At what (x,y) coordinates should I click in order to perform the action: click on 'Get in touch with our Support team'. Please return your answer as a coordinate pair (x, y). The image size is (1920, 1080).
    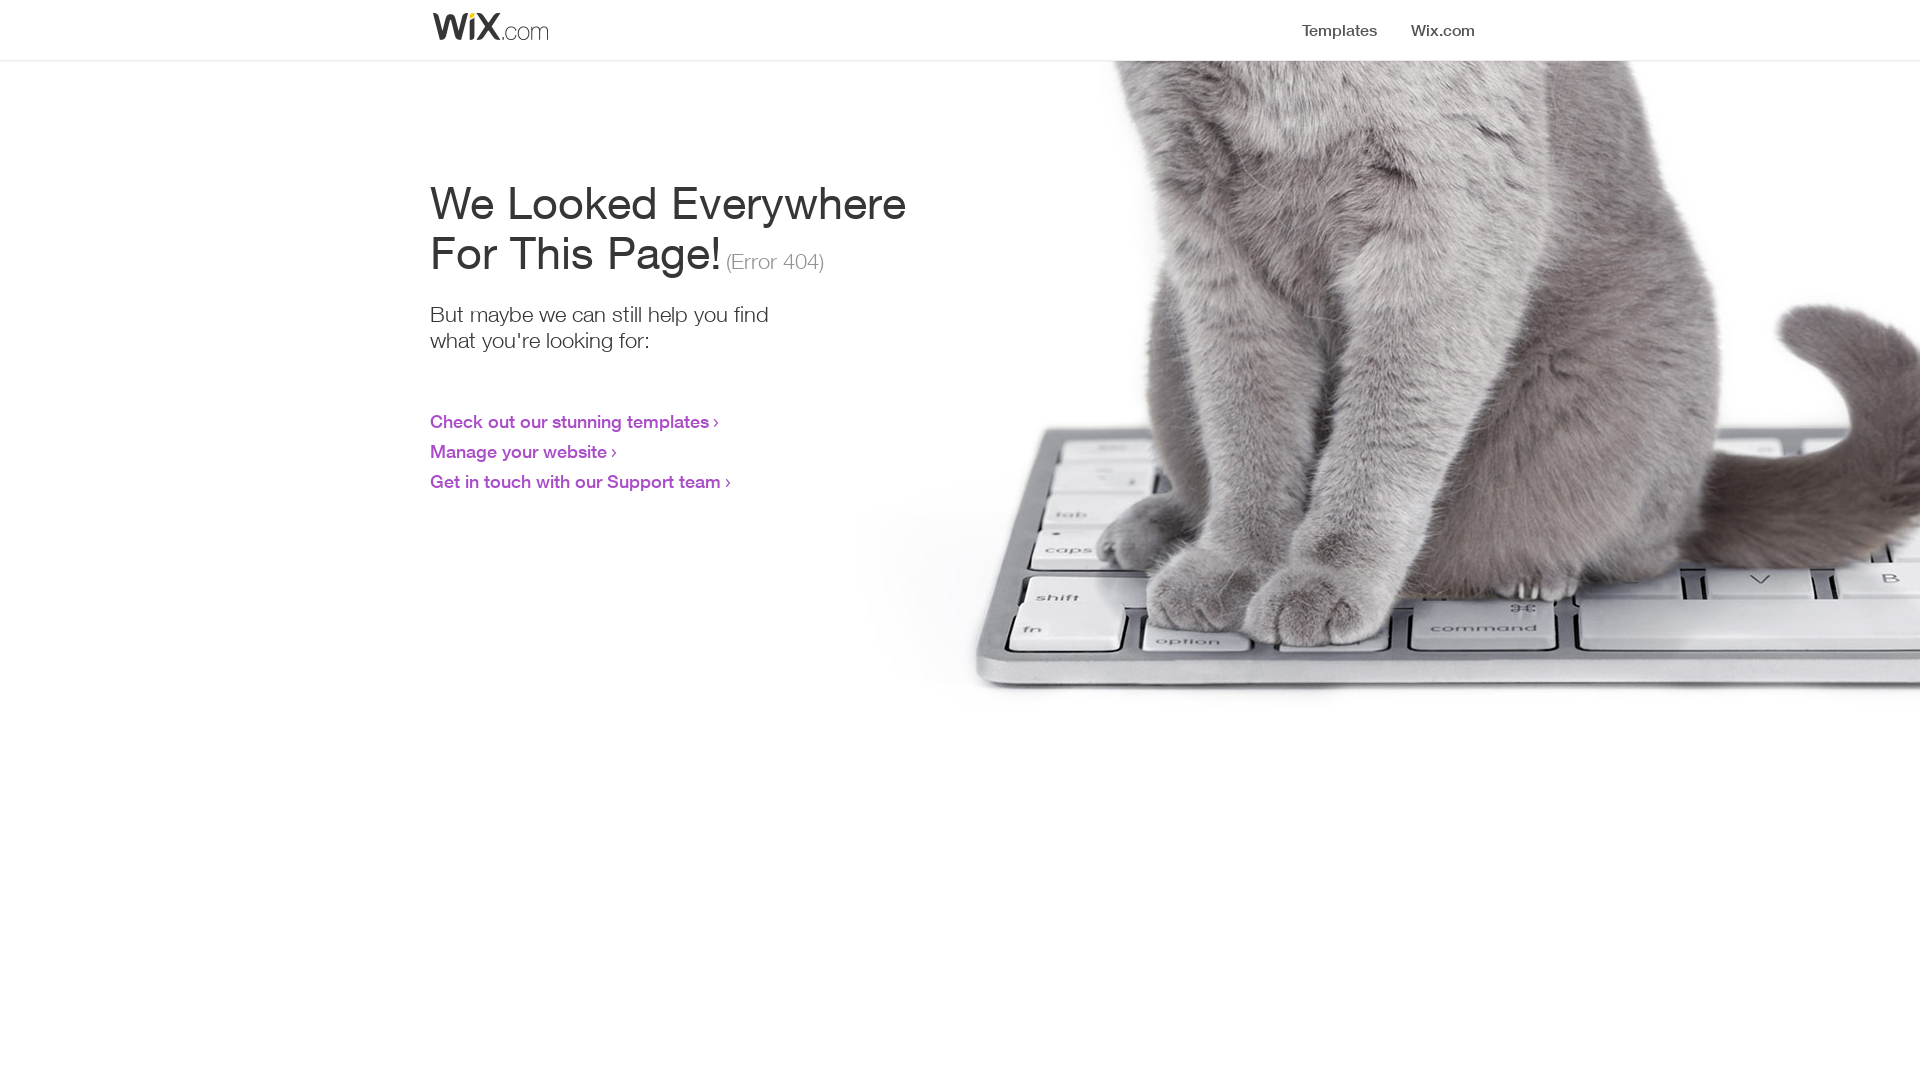
    Looking at the image, I should click on (574, 481).